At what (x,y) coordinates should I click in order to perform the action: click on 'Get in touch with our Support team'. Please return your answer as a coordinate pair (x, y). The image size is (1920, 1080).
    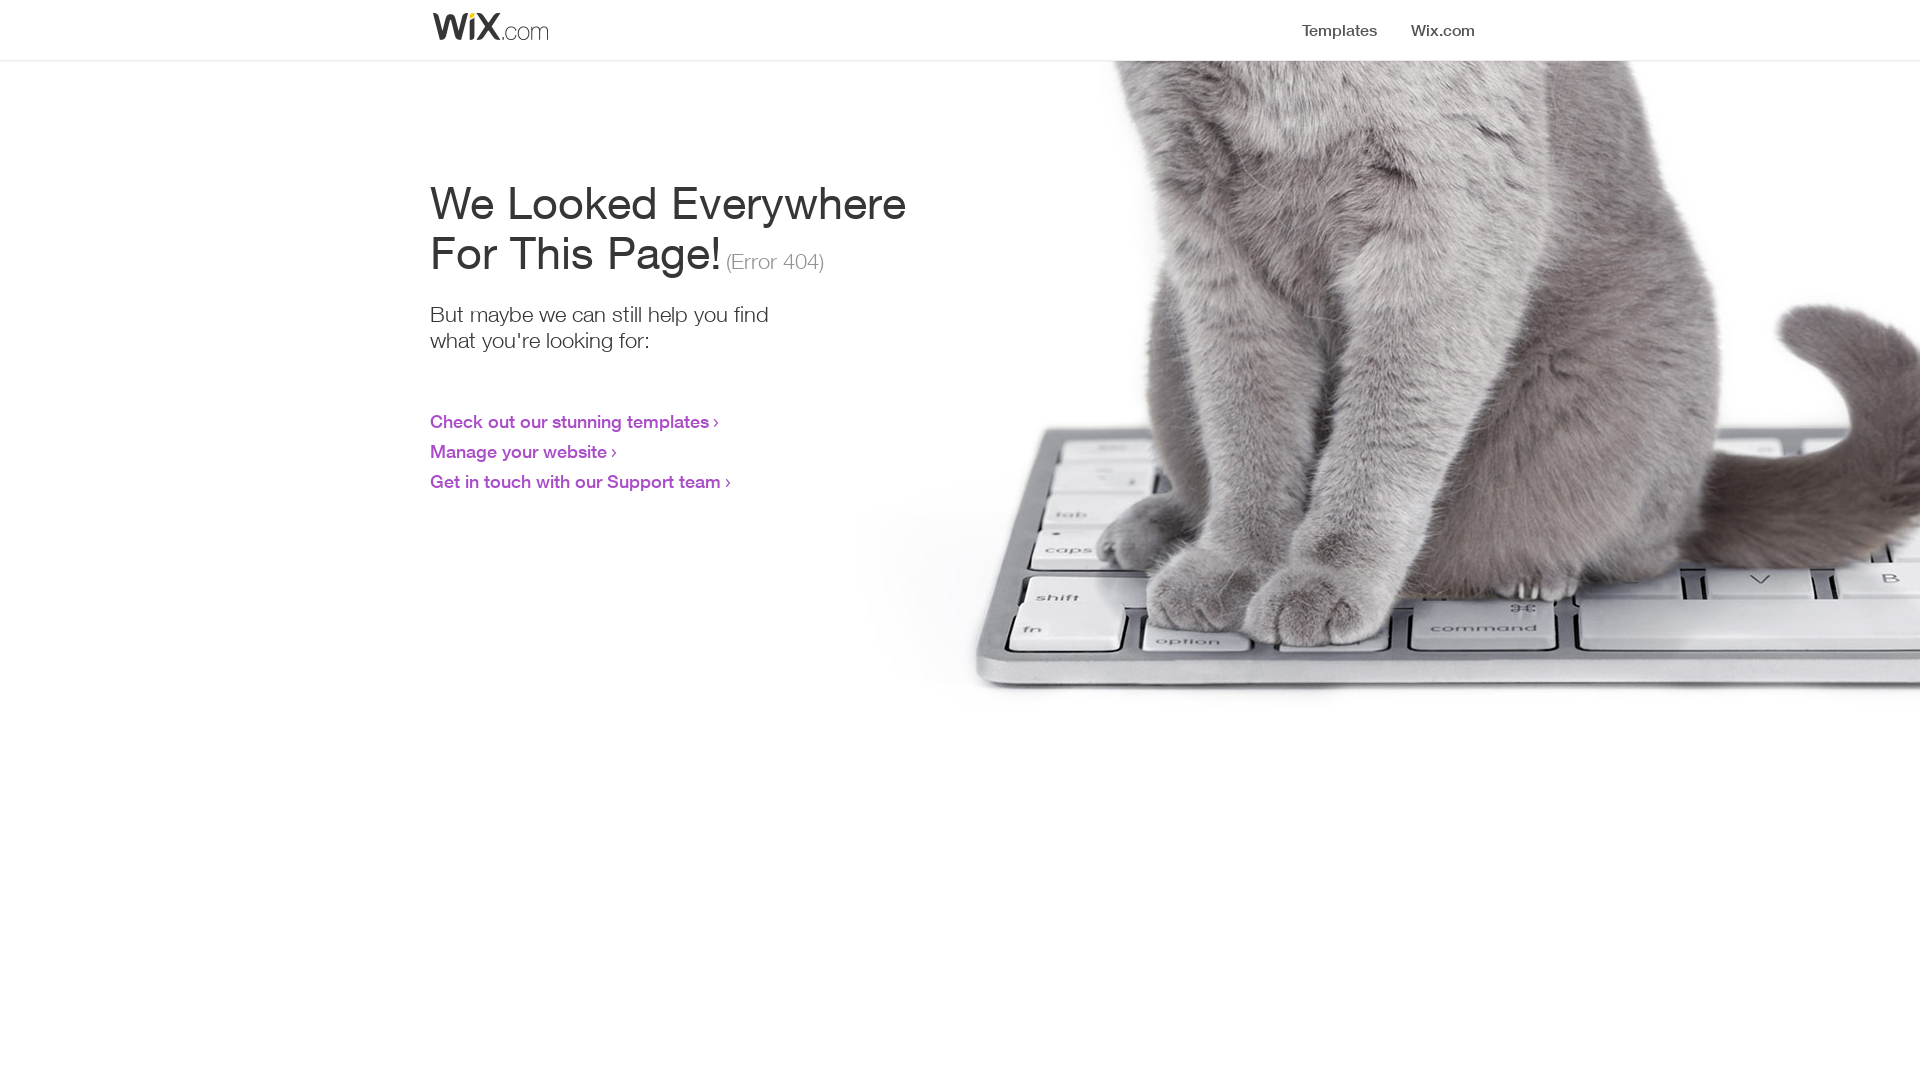
    Looking at the image, I should click on (574, 481).